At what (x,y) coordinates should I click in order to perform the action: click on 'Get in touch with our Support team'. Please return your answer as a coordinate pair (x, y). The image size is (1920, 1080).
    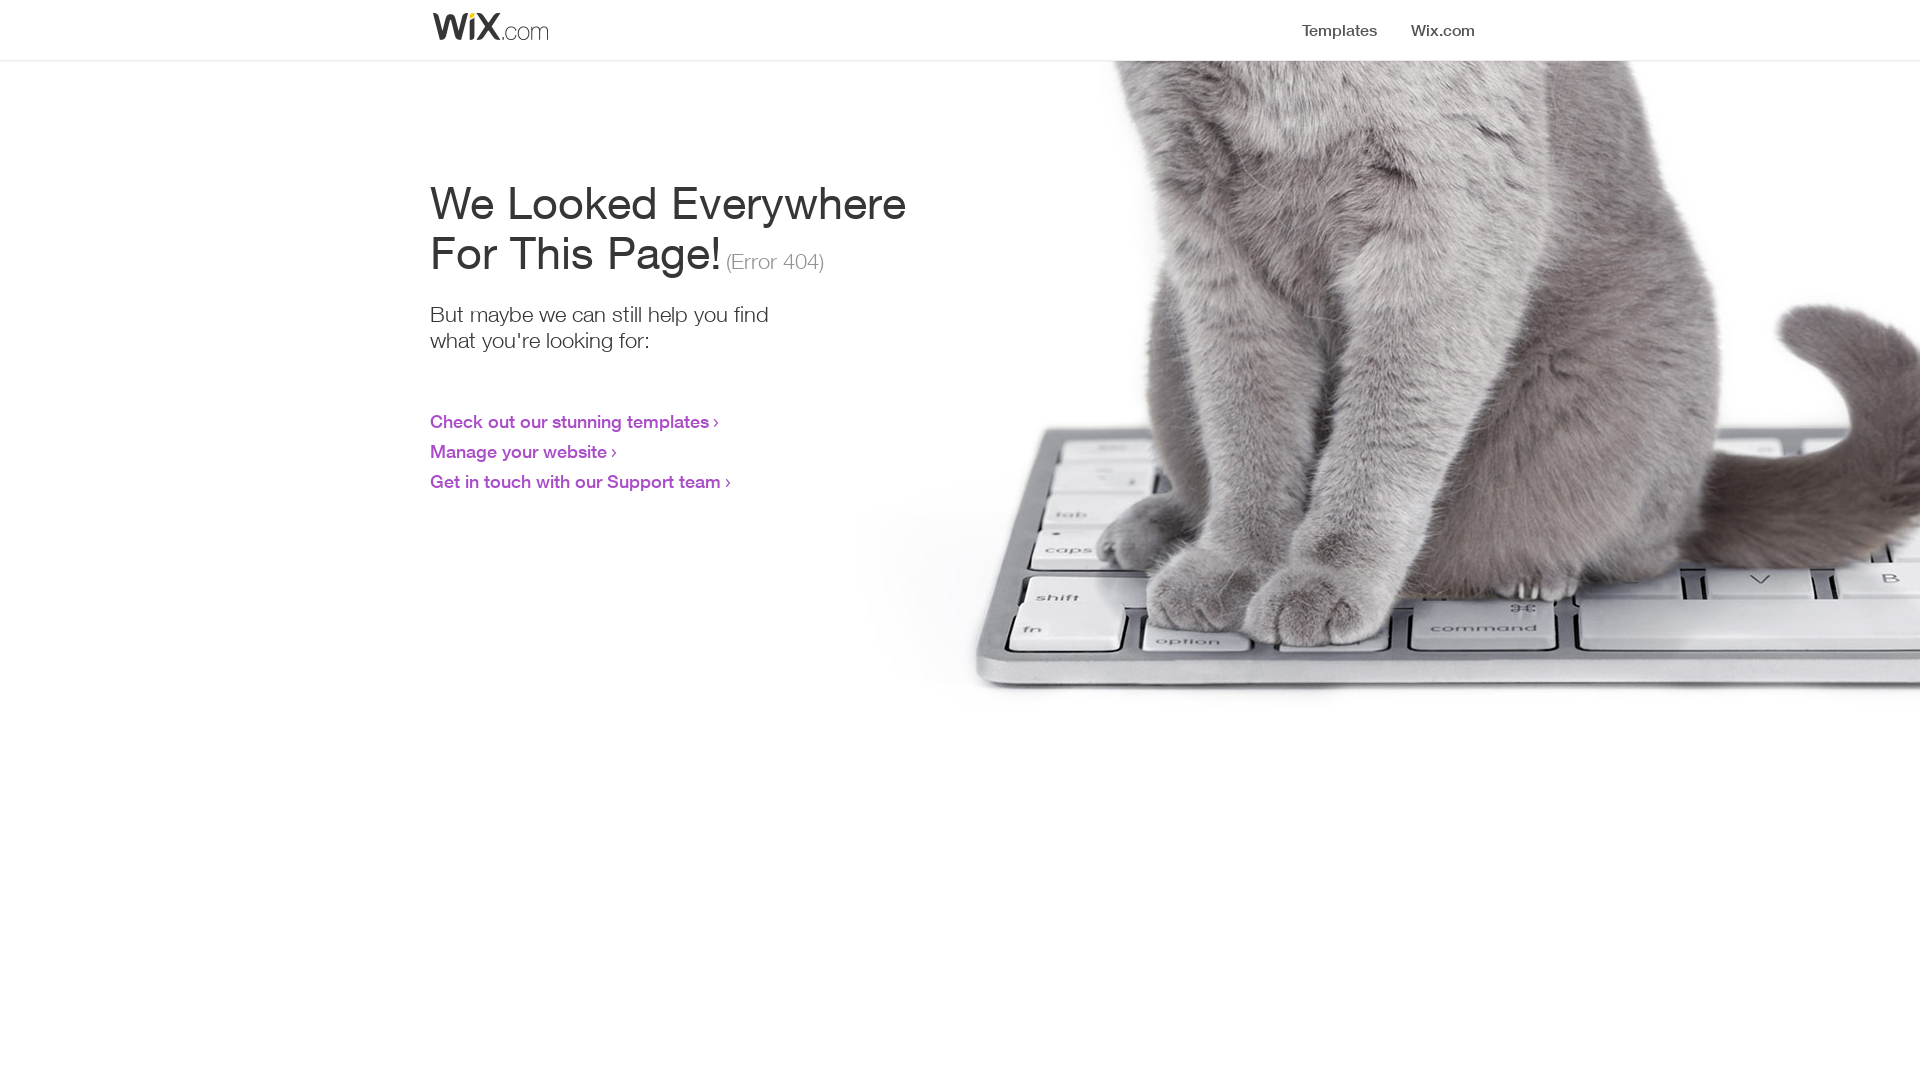
    Looking at the image, I should click on (574, 481).